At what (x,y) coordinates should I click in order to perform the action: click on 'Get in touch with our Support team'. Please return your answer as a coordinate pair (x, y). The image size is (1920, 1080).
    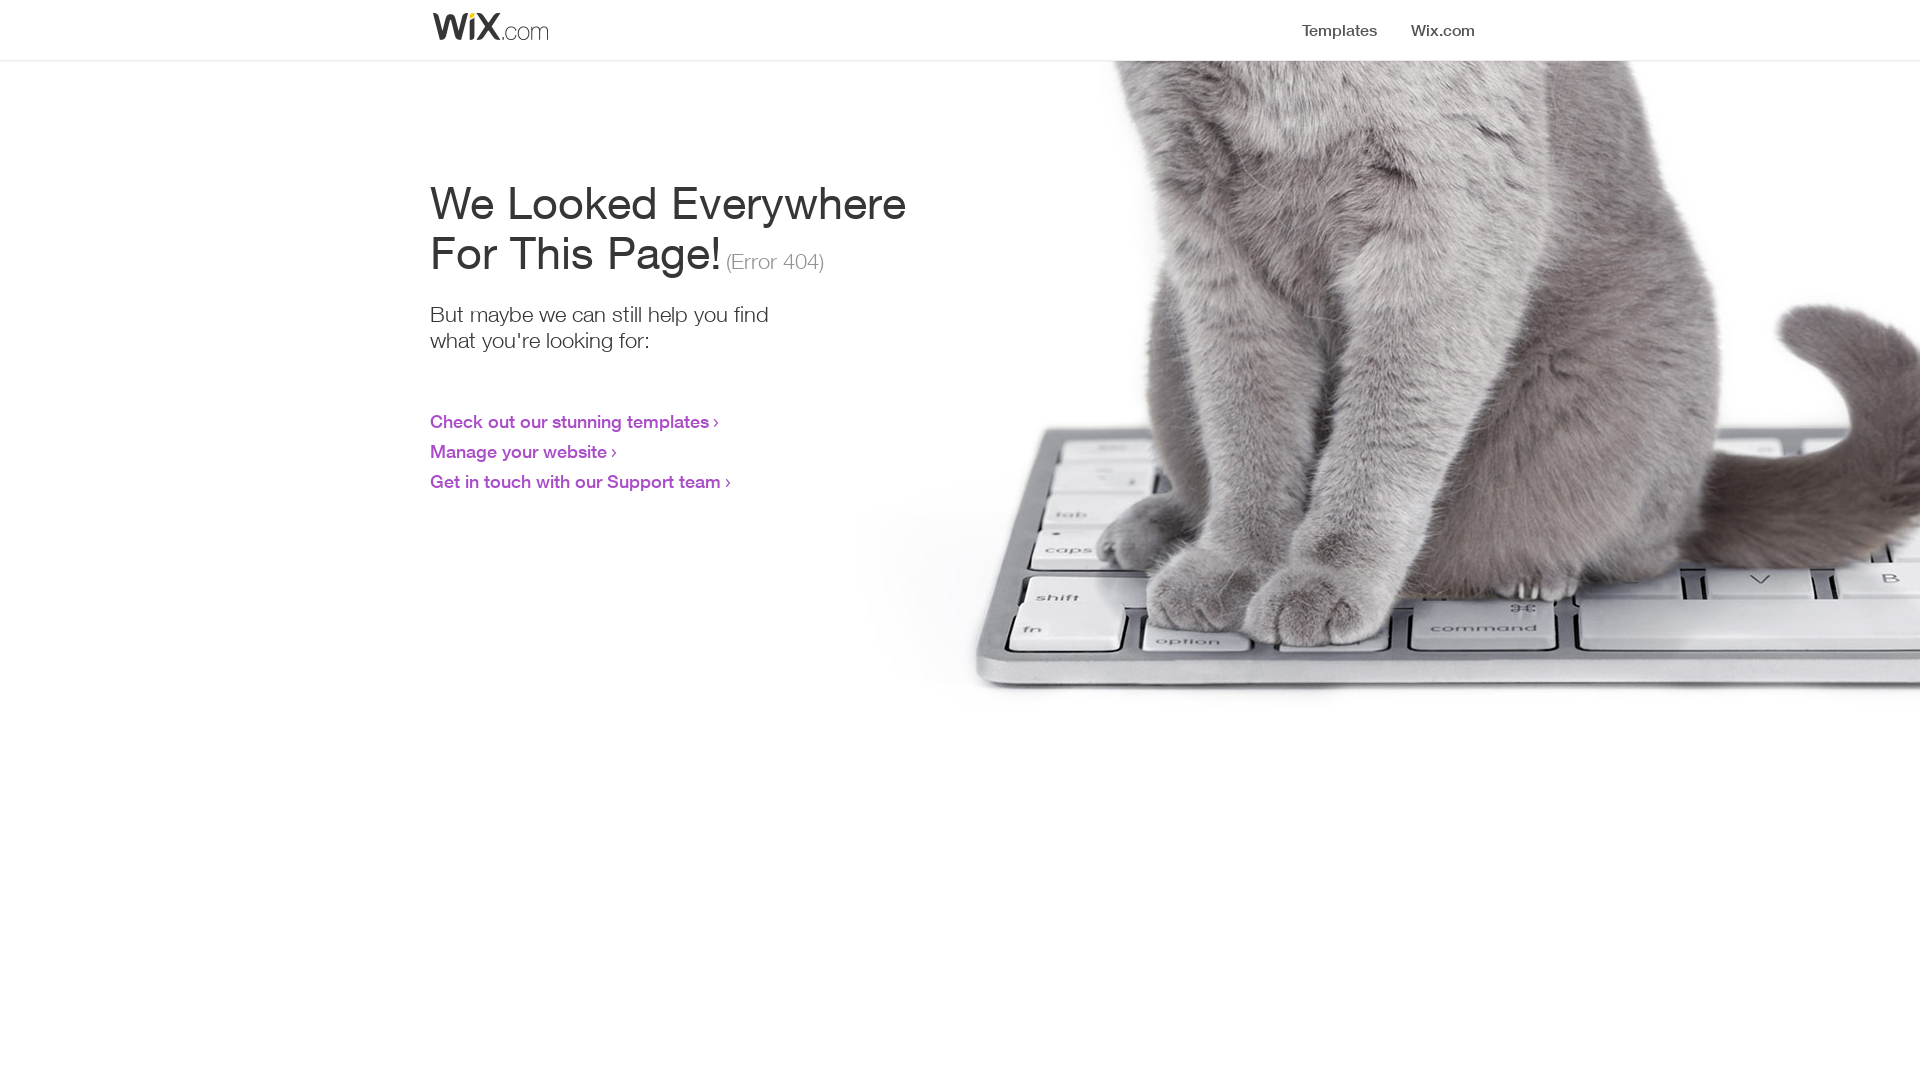
    Looking at the image, I should click on (574, 481).